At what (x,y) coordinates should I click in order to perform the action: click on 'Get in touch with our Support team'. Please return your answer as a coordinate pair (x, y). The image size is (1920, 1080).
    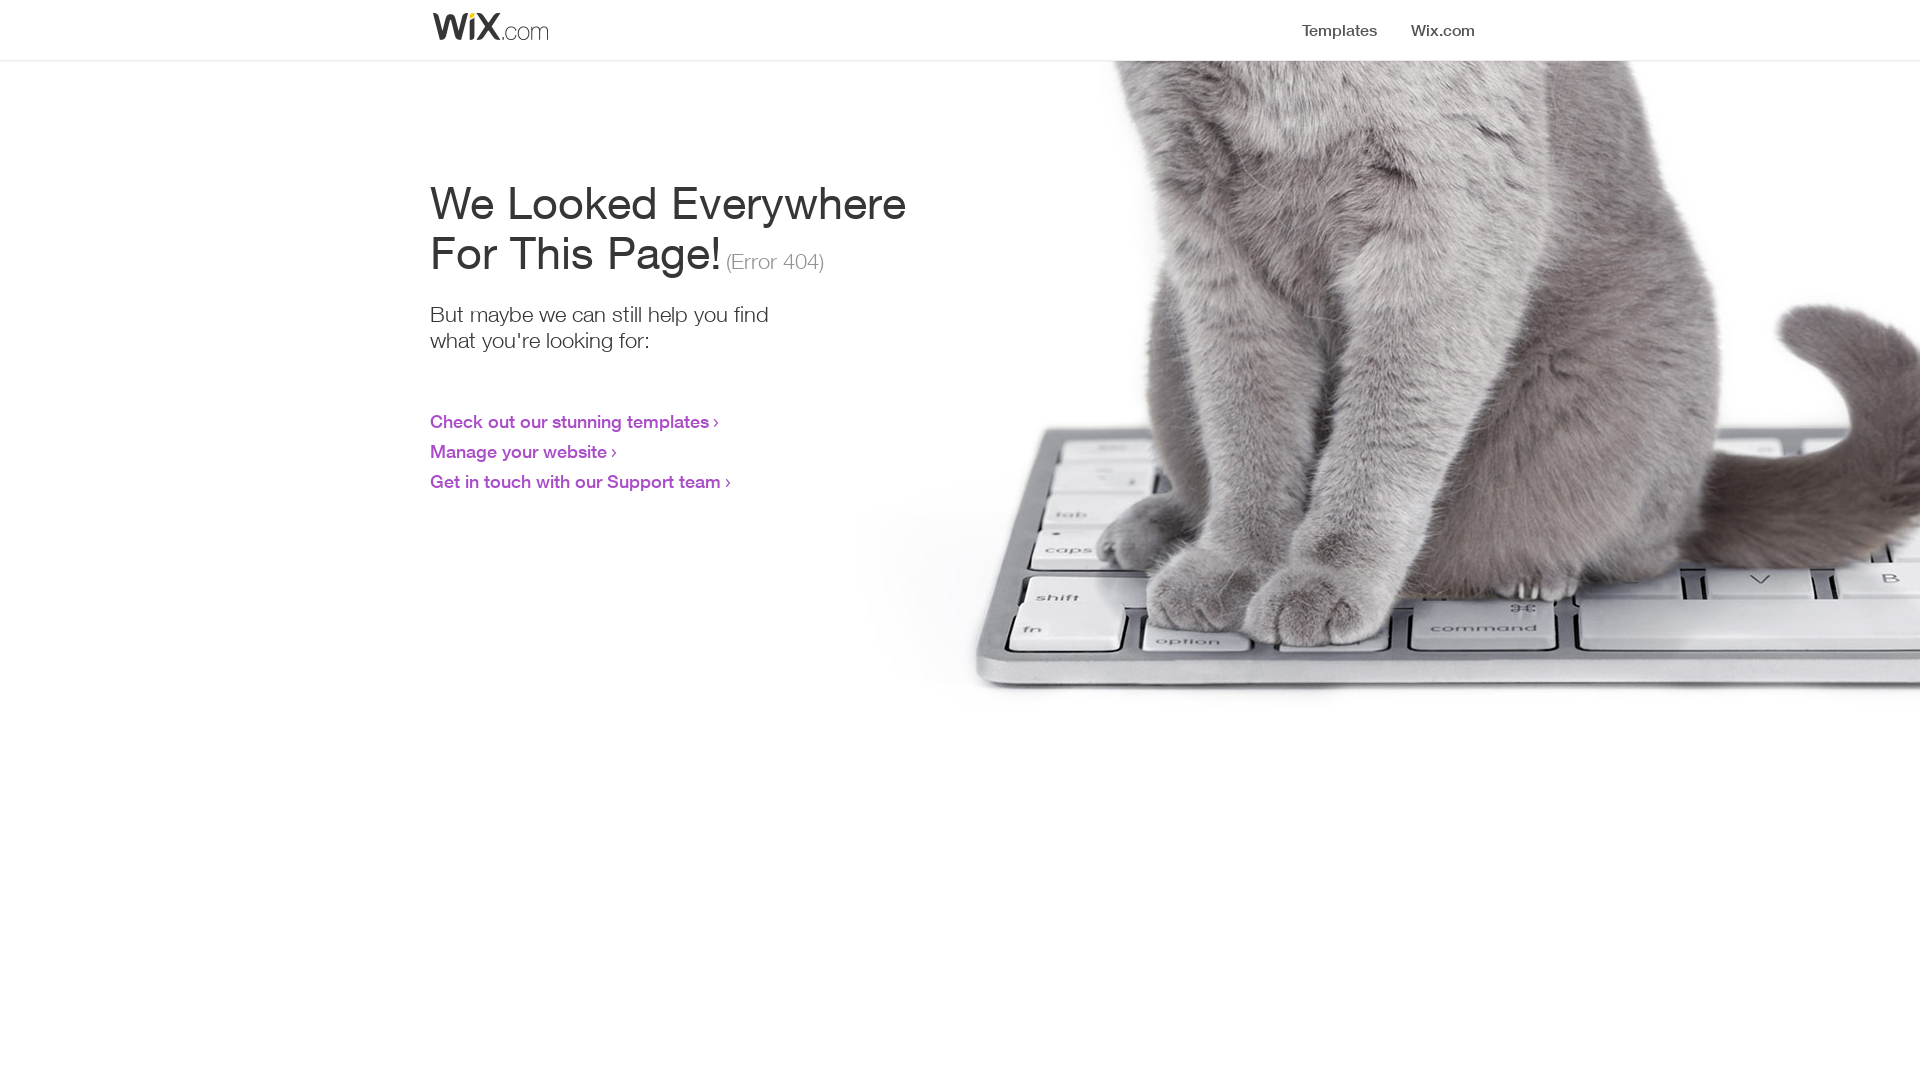
    Looking at the image, I should click on (574, 481).